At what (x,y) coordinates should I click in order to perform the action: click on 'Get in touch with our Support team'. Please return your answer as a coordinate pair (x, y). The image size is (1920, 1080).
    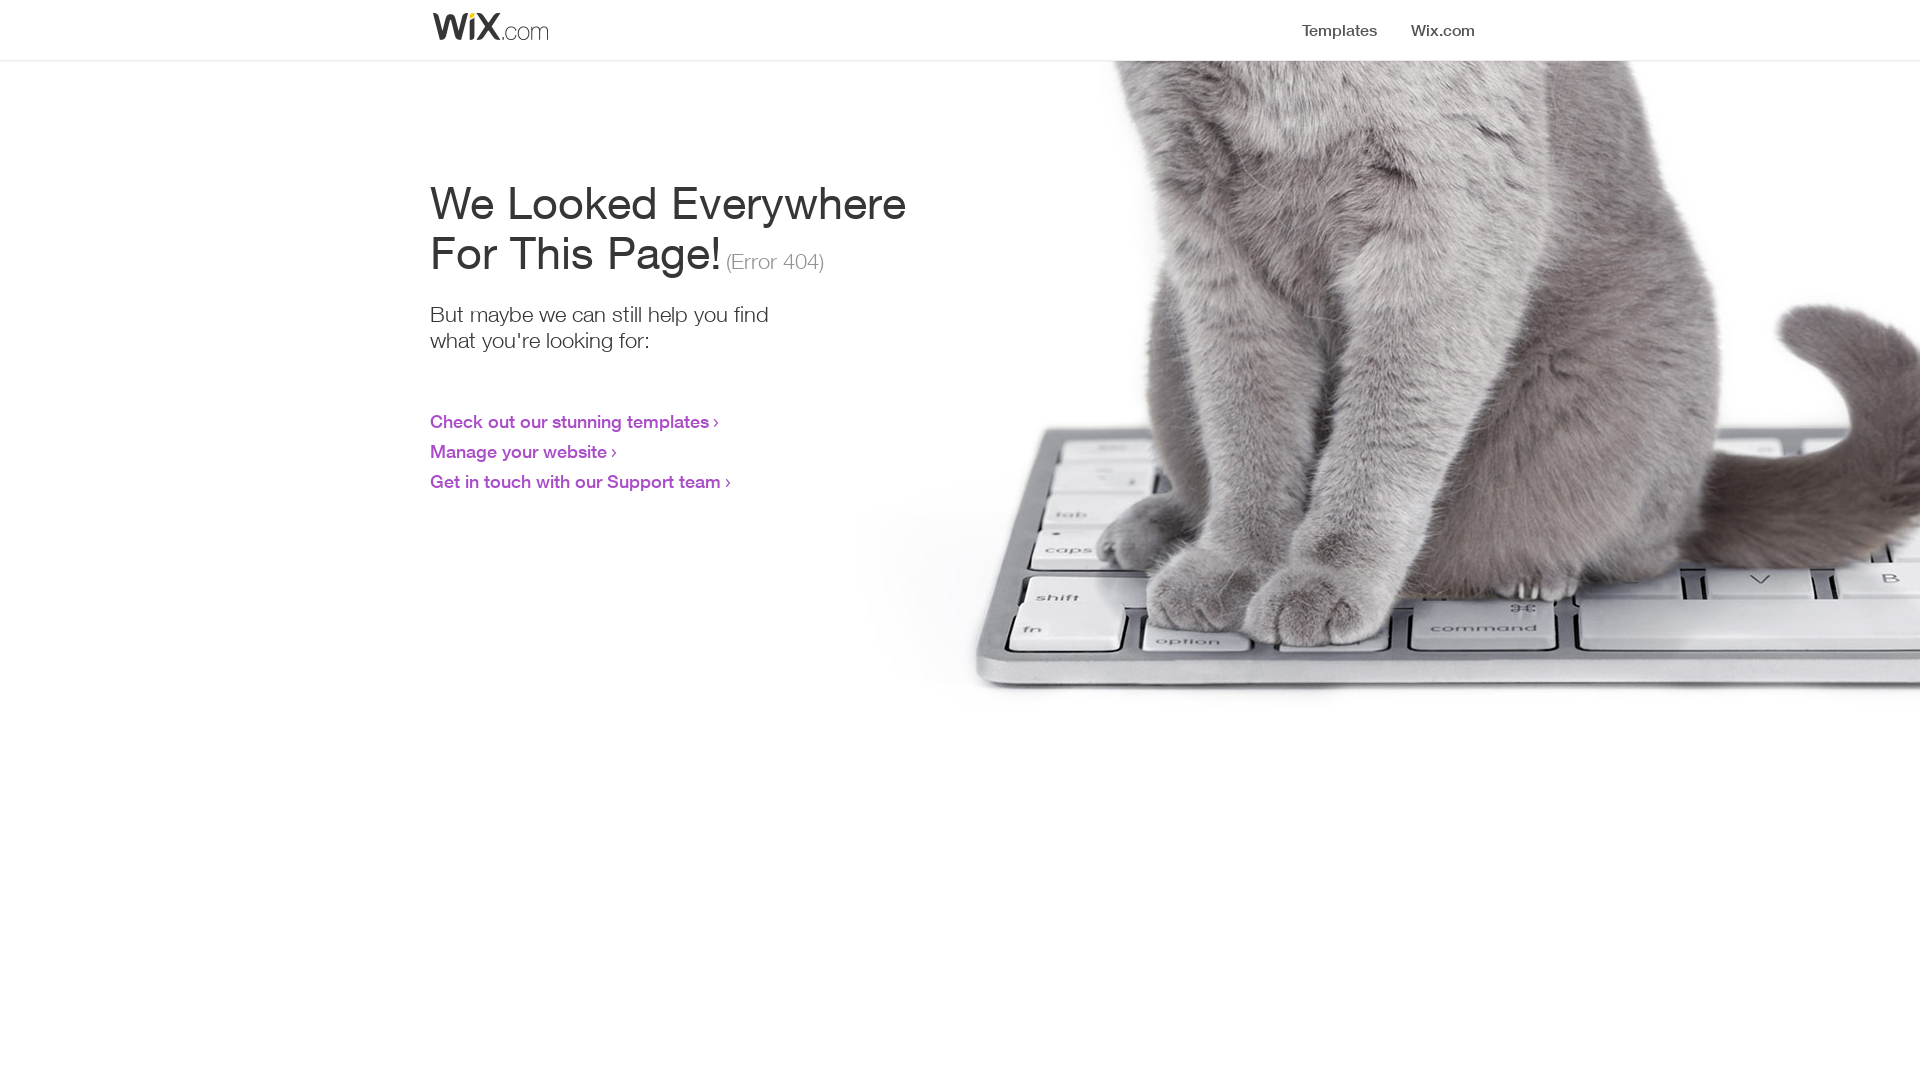
    Looking at the image, I should click on (574, 481).